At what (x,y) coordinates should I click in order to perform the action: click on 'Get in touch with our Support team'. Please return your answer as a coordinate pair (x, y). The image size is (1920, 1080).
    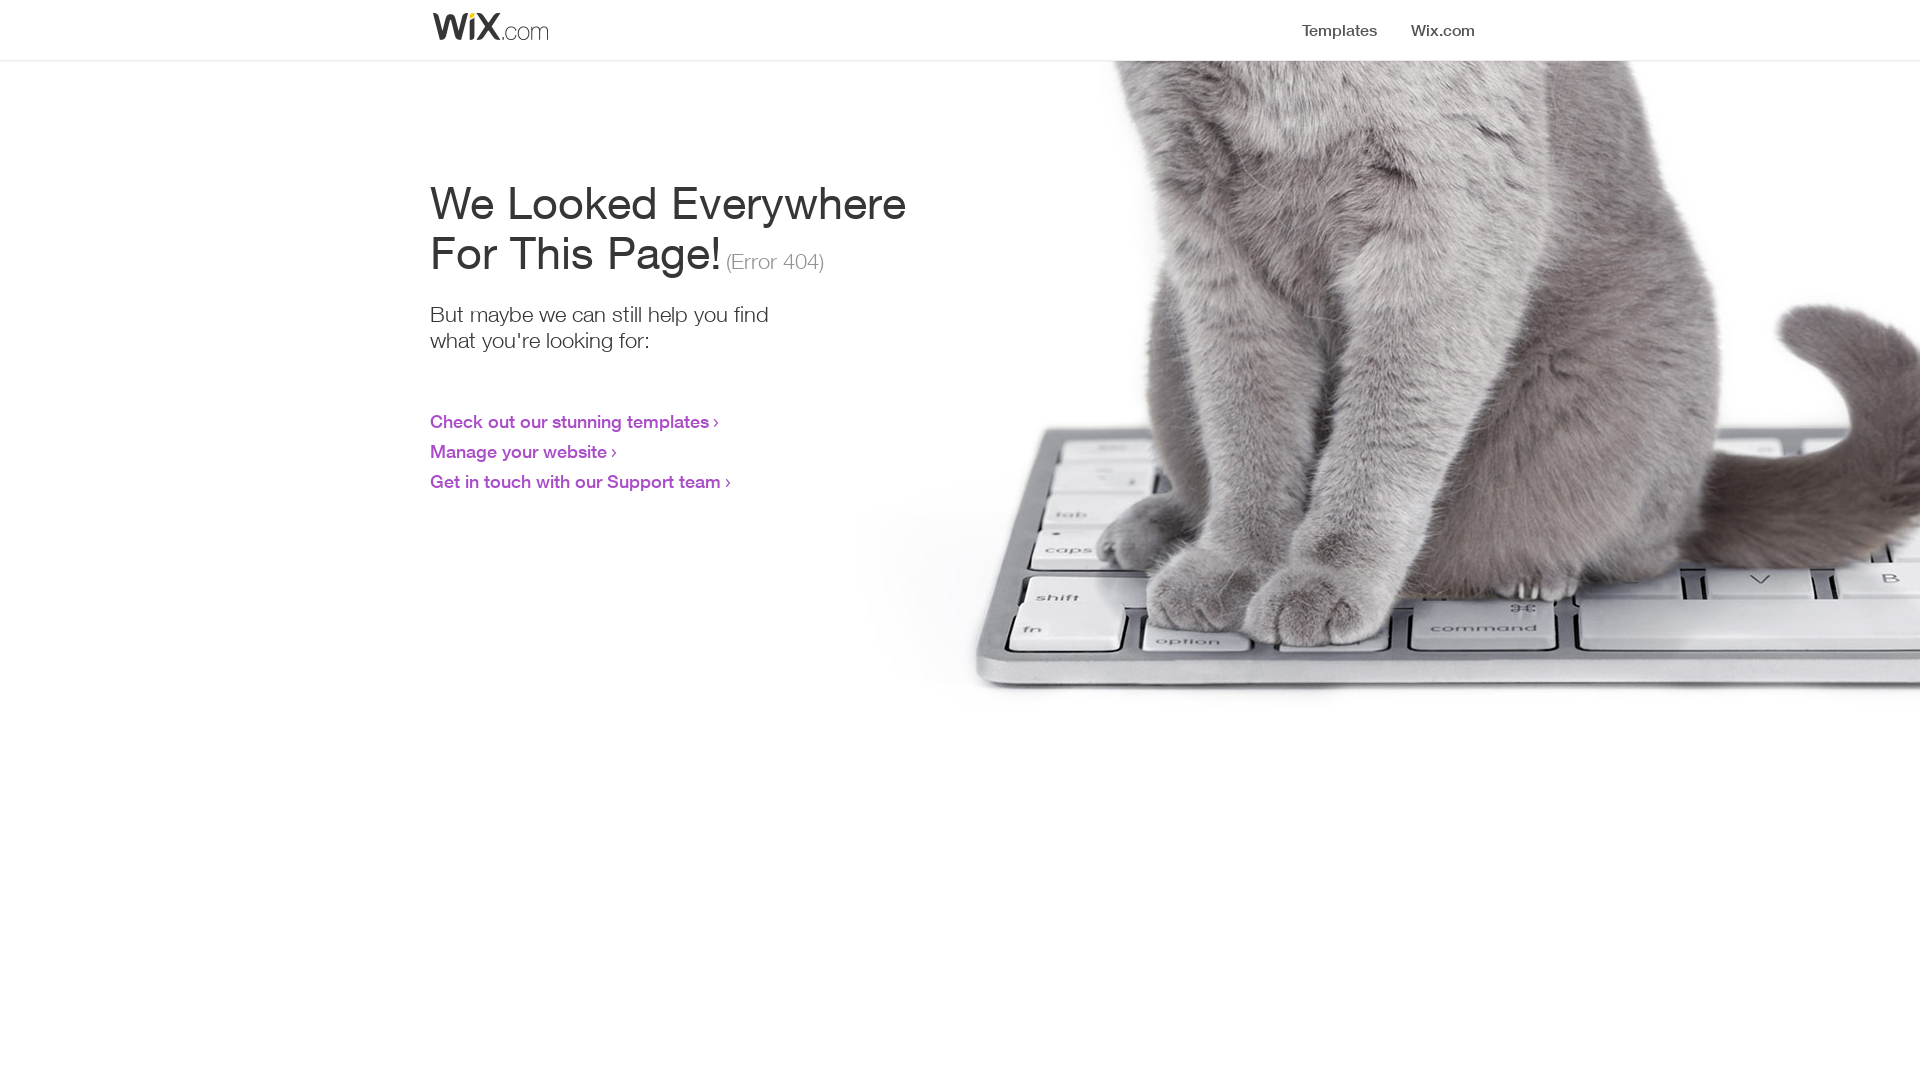
    Looking at the image, I should click on (574, 481).